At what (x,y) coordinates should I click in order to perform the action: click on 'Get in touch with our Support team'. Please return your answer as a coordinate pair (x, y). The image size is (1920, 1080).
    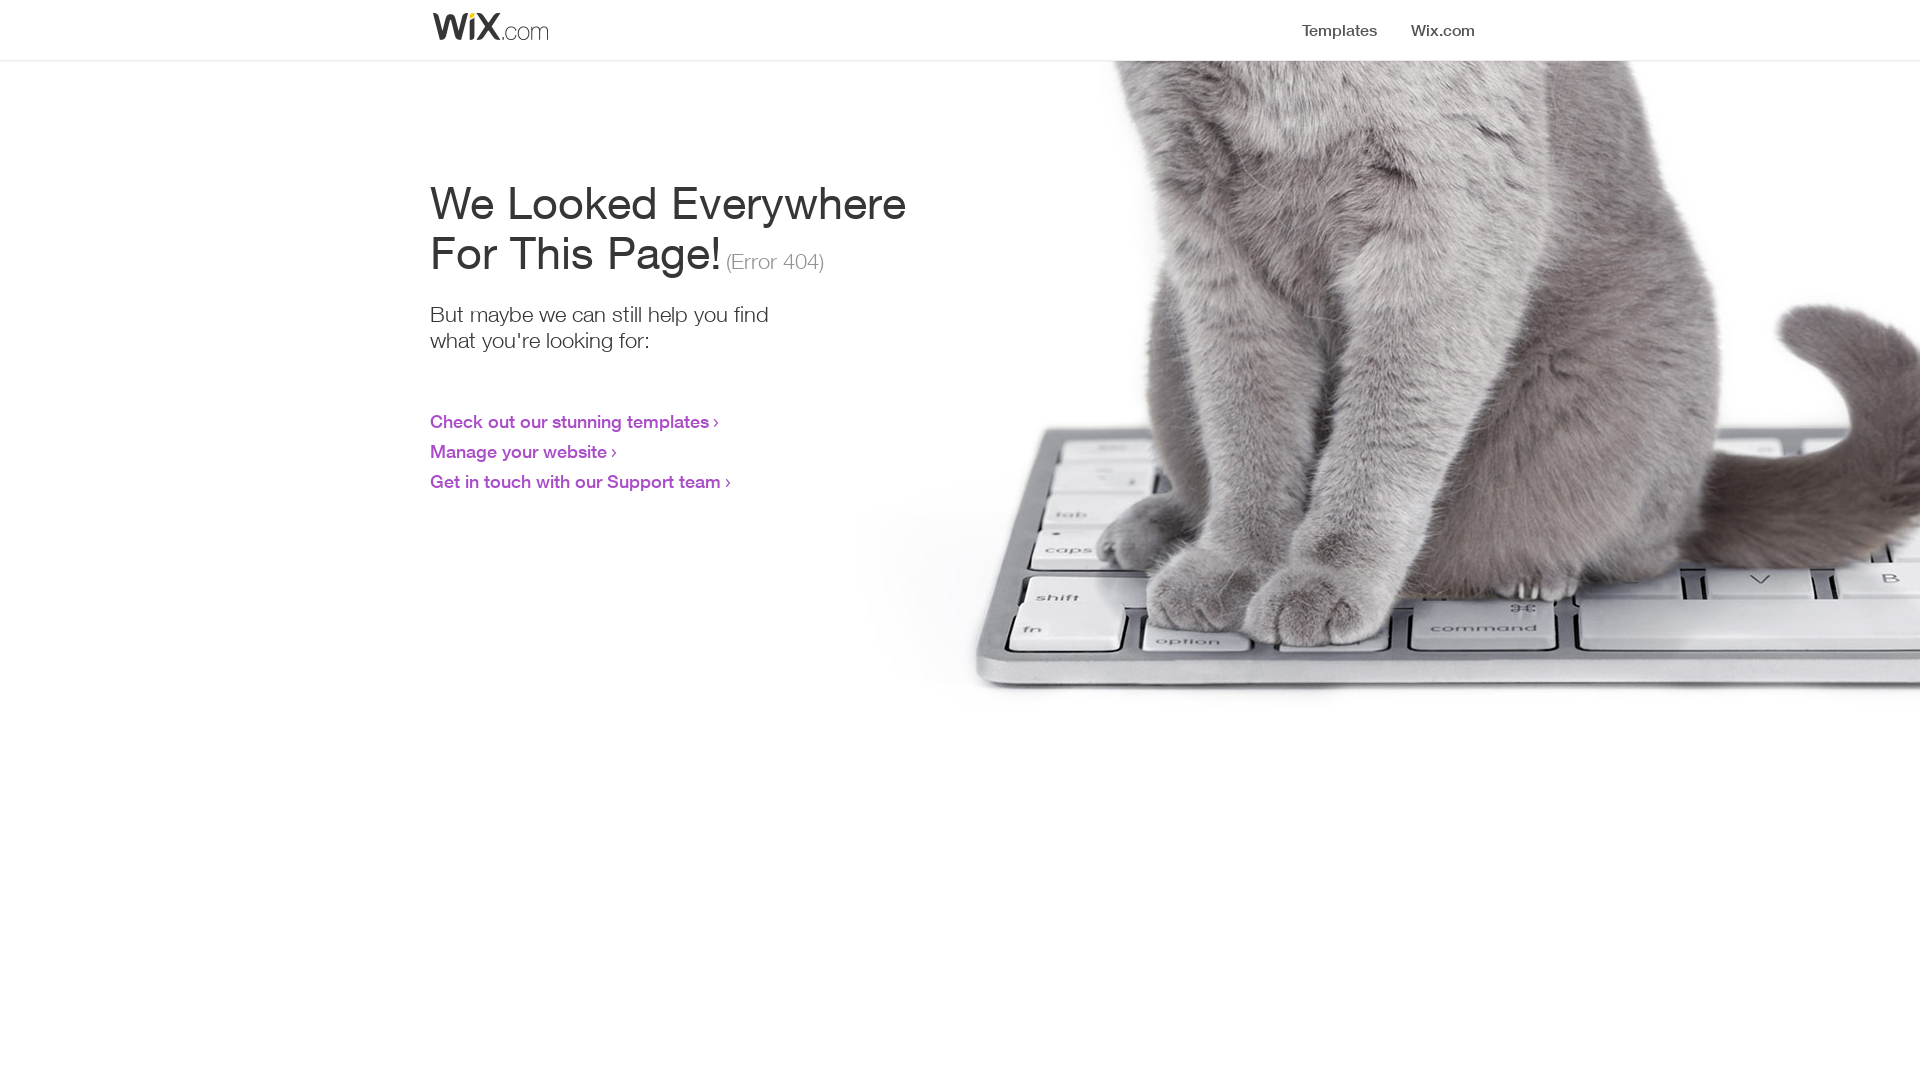
    Looking at the image, I should click on (574, 481).